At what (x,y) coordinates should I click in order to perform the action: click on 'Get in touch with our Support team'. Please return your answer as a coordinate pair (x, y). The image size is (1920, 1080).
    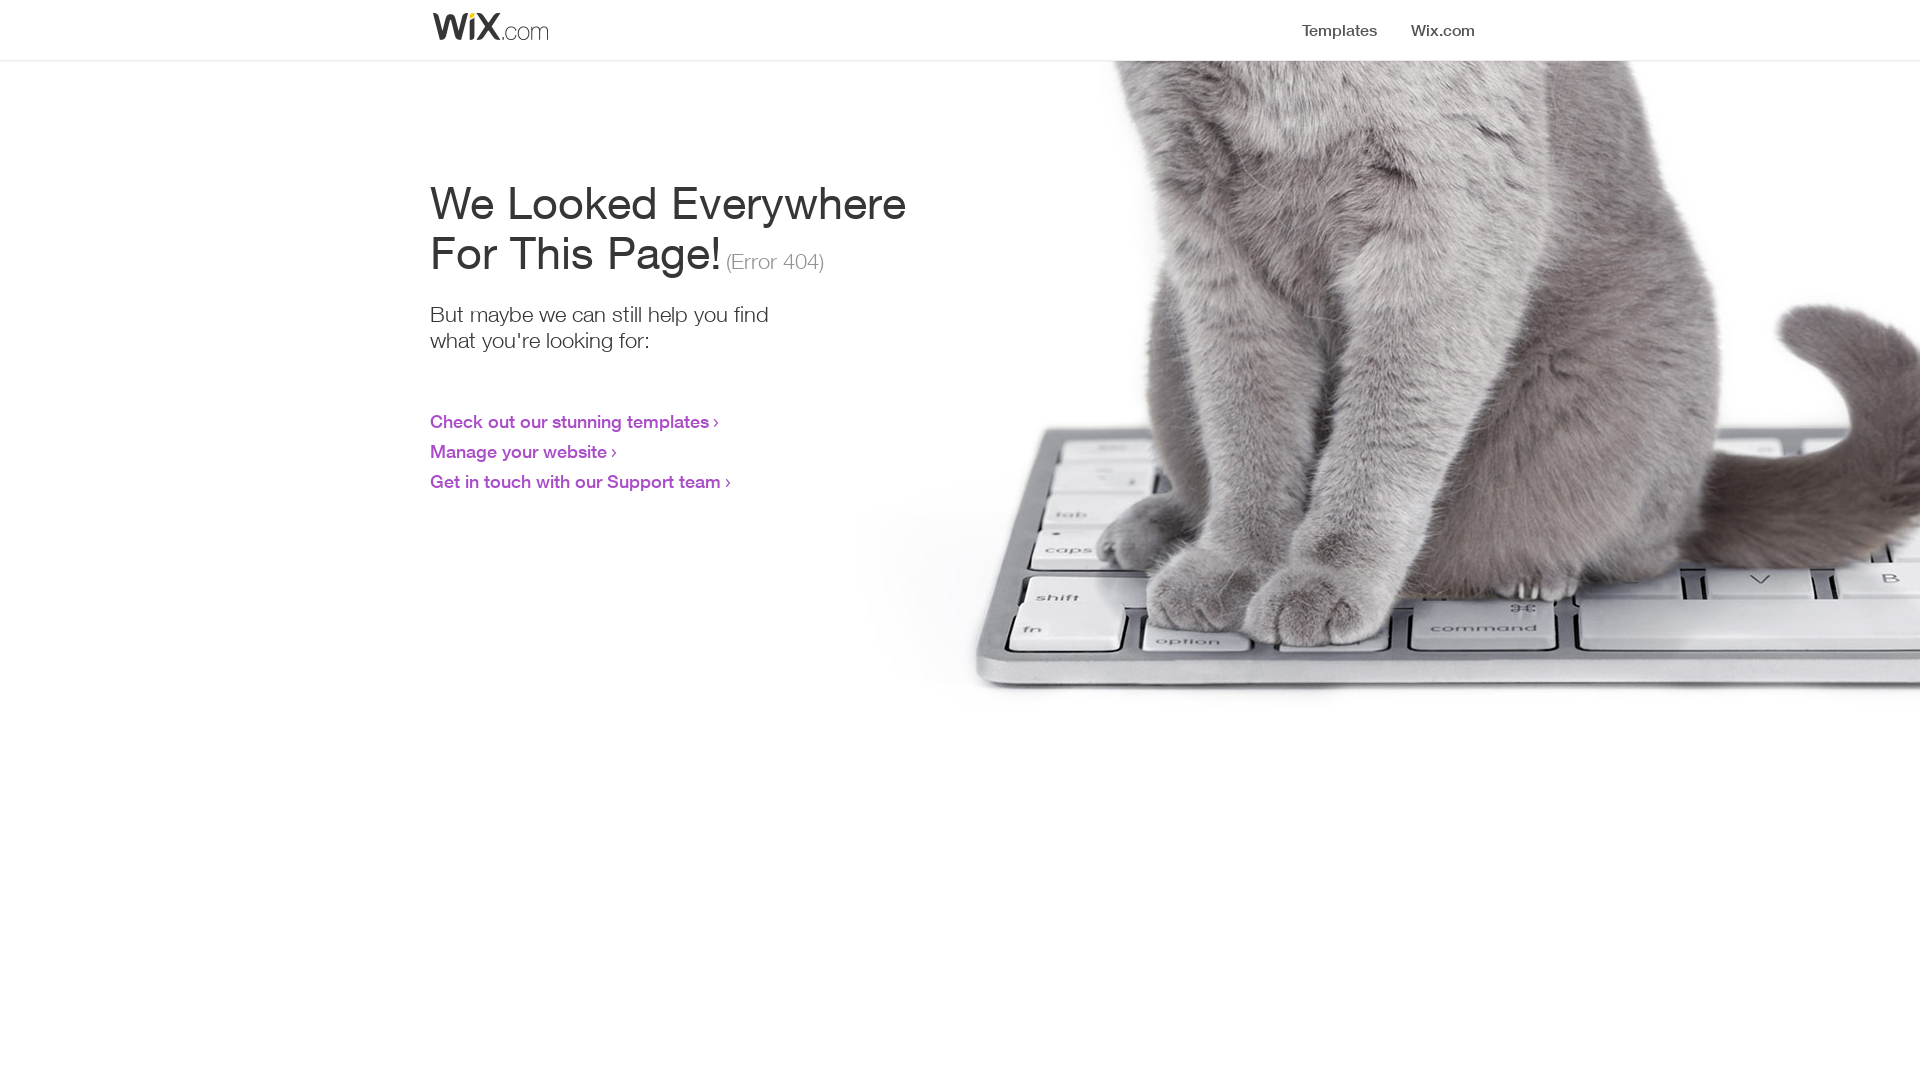
    Looking at the image, I should click on (574, 481).